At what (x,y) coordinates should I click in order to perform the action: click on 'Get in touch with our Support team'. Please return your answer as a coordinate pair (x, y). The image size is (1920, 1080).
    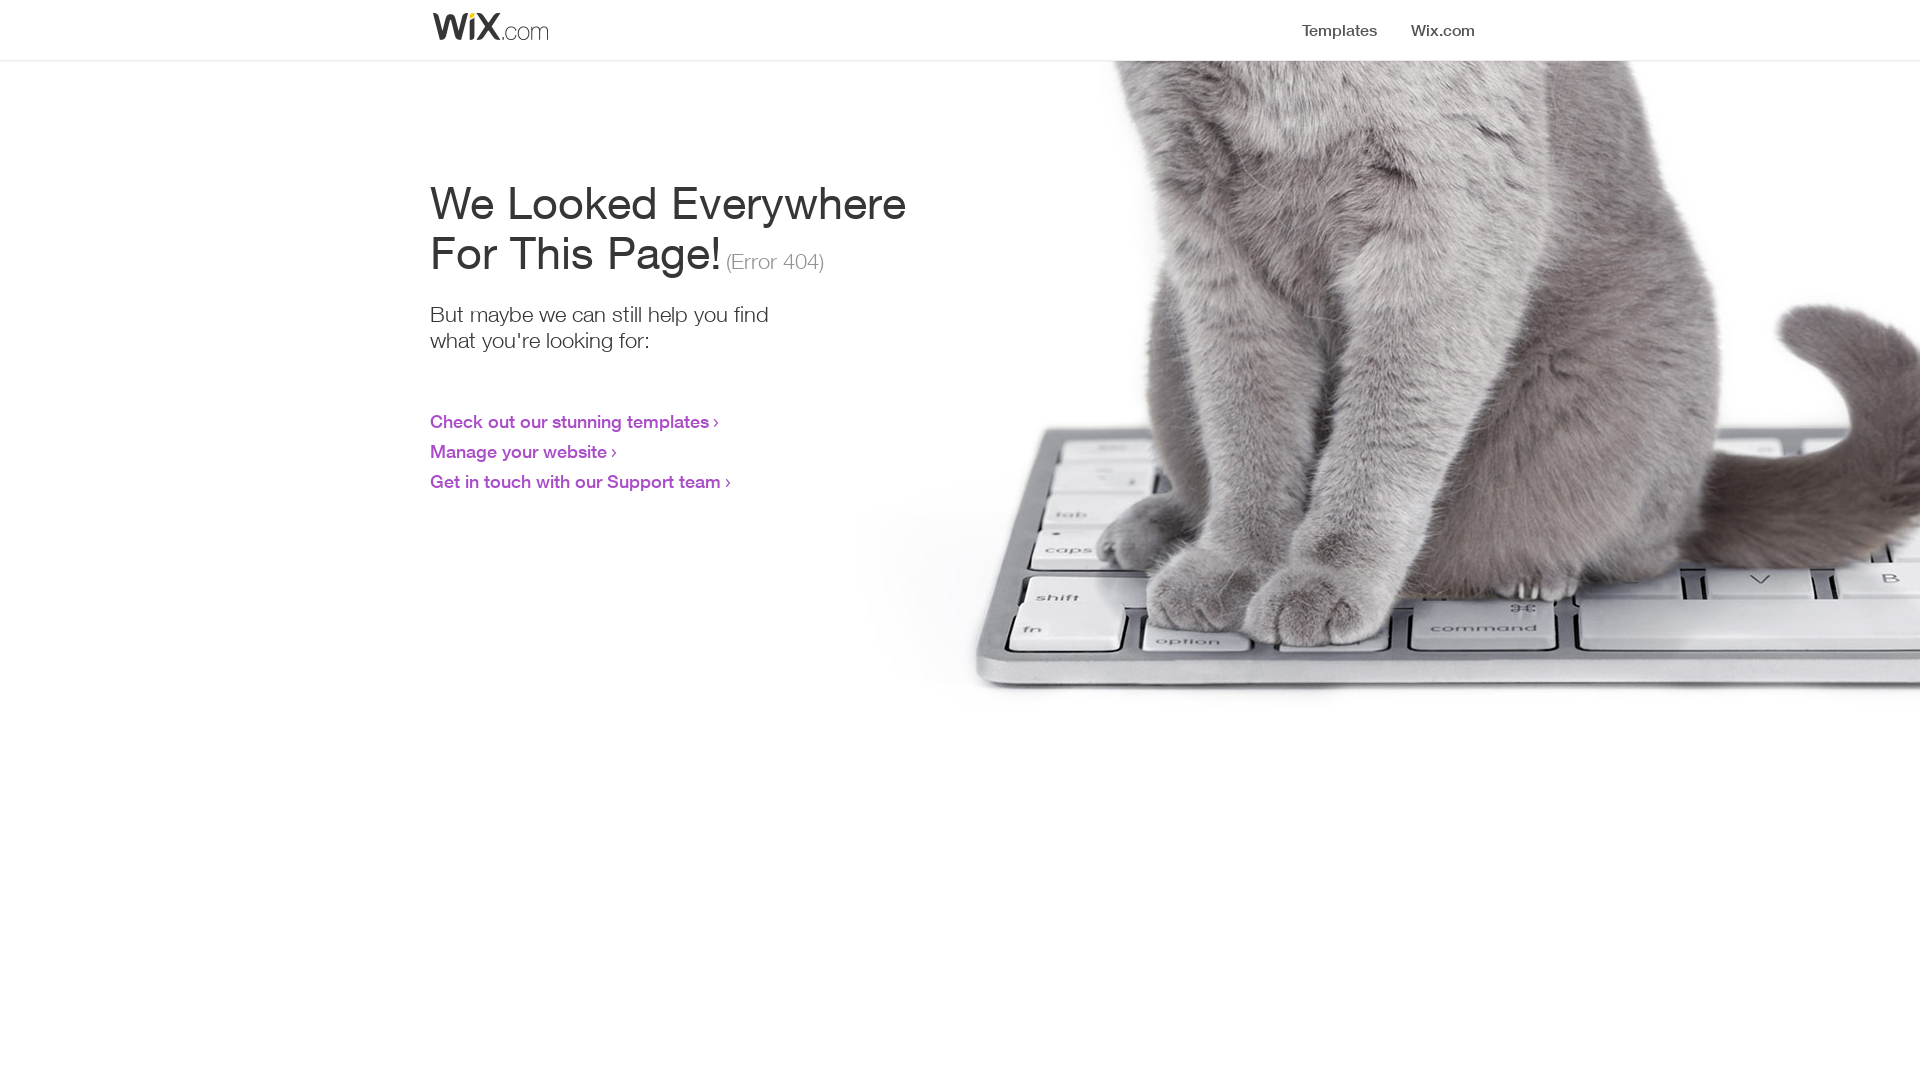
    Looking at the image, I should click on (574, 481).